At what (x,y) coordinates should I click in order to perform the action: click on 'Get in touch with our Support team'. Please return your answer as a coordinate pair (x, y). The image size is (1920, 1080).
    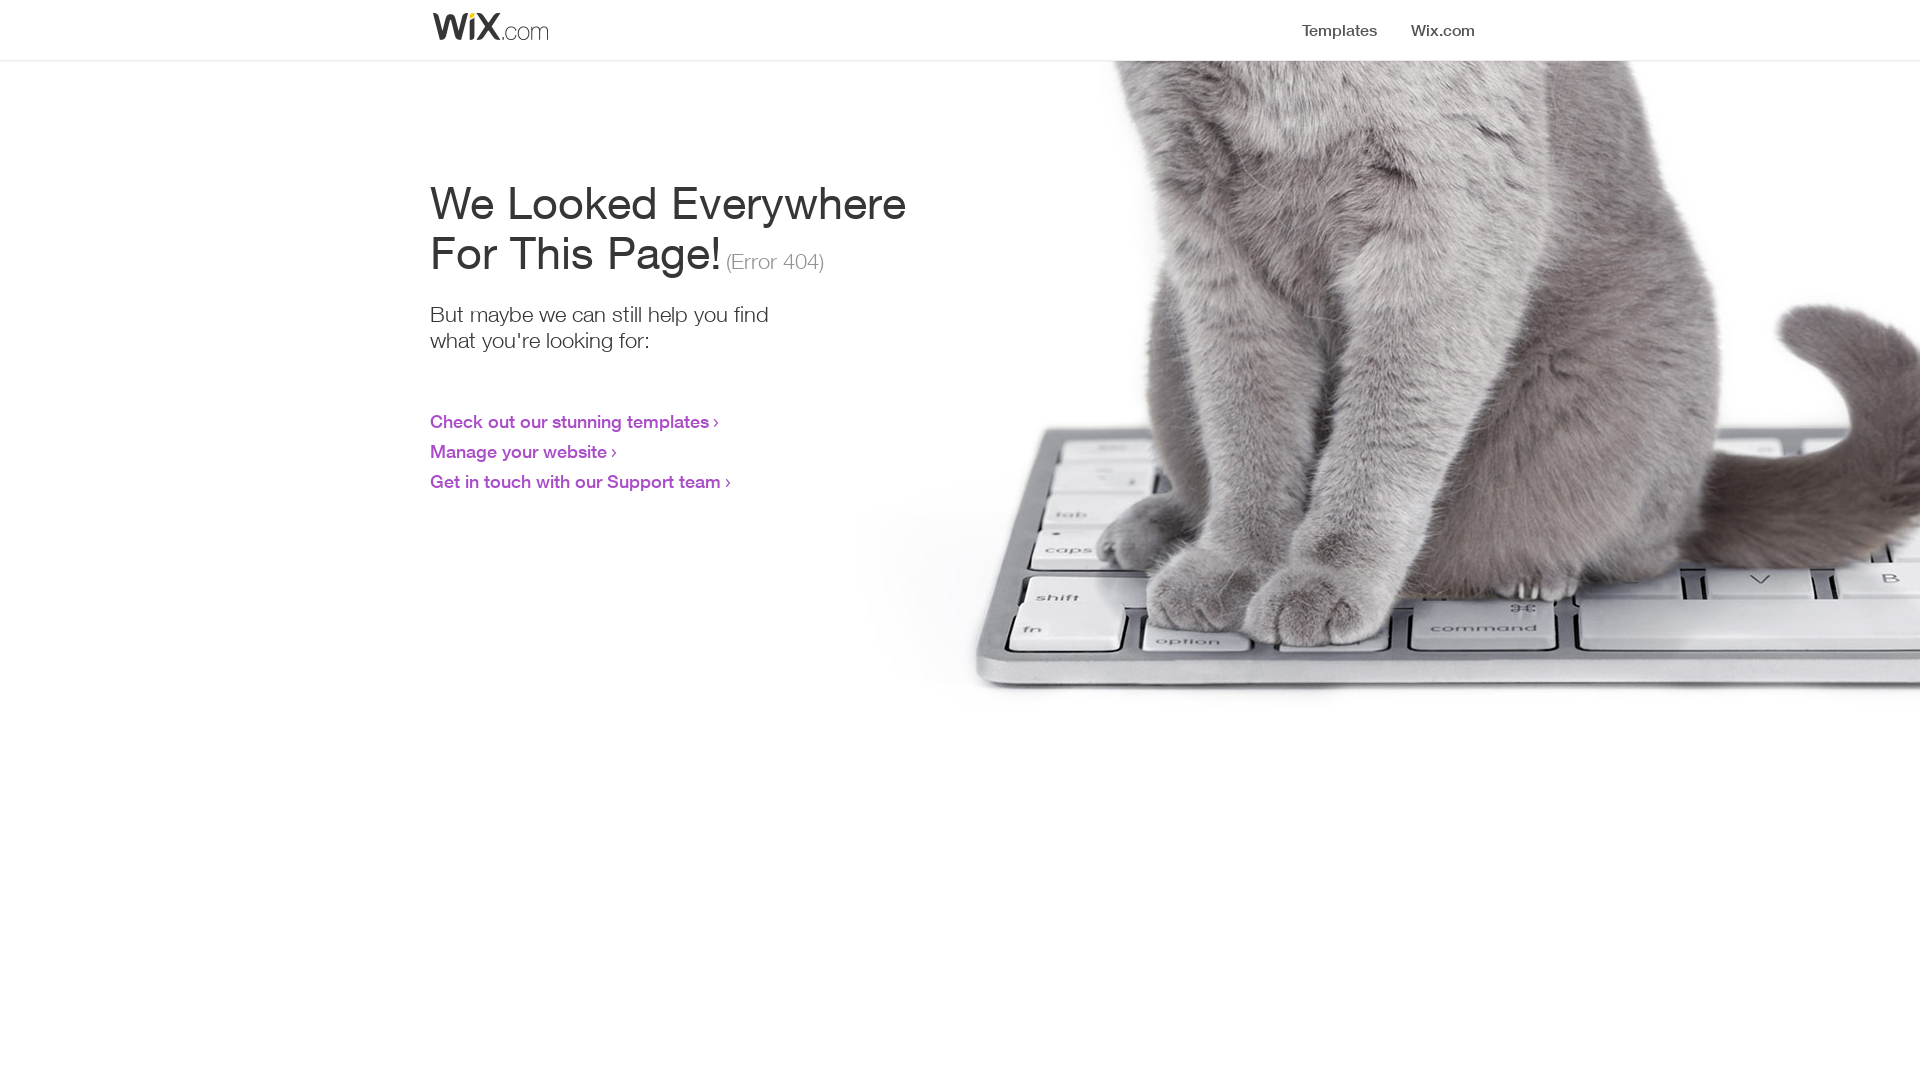
    Looking at the image, I should click on (574, 481).